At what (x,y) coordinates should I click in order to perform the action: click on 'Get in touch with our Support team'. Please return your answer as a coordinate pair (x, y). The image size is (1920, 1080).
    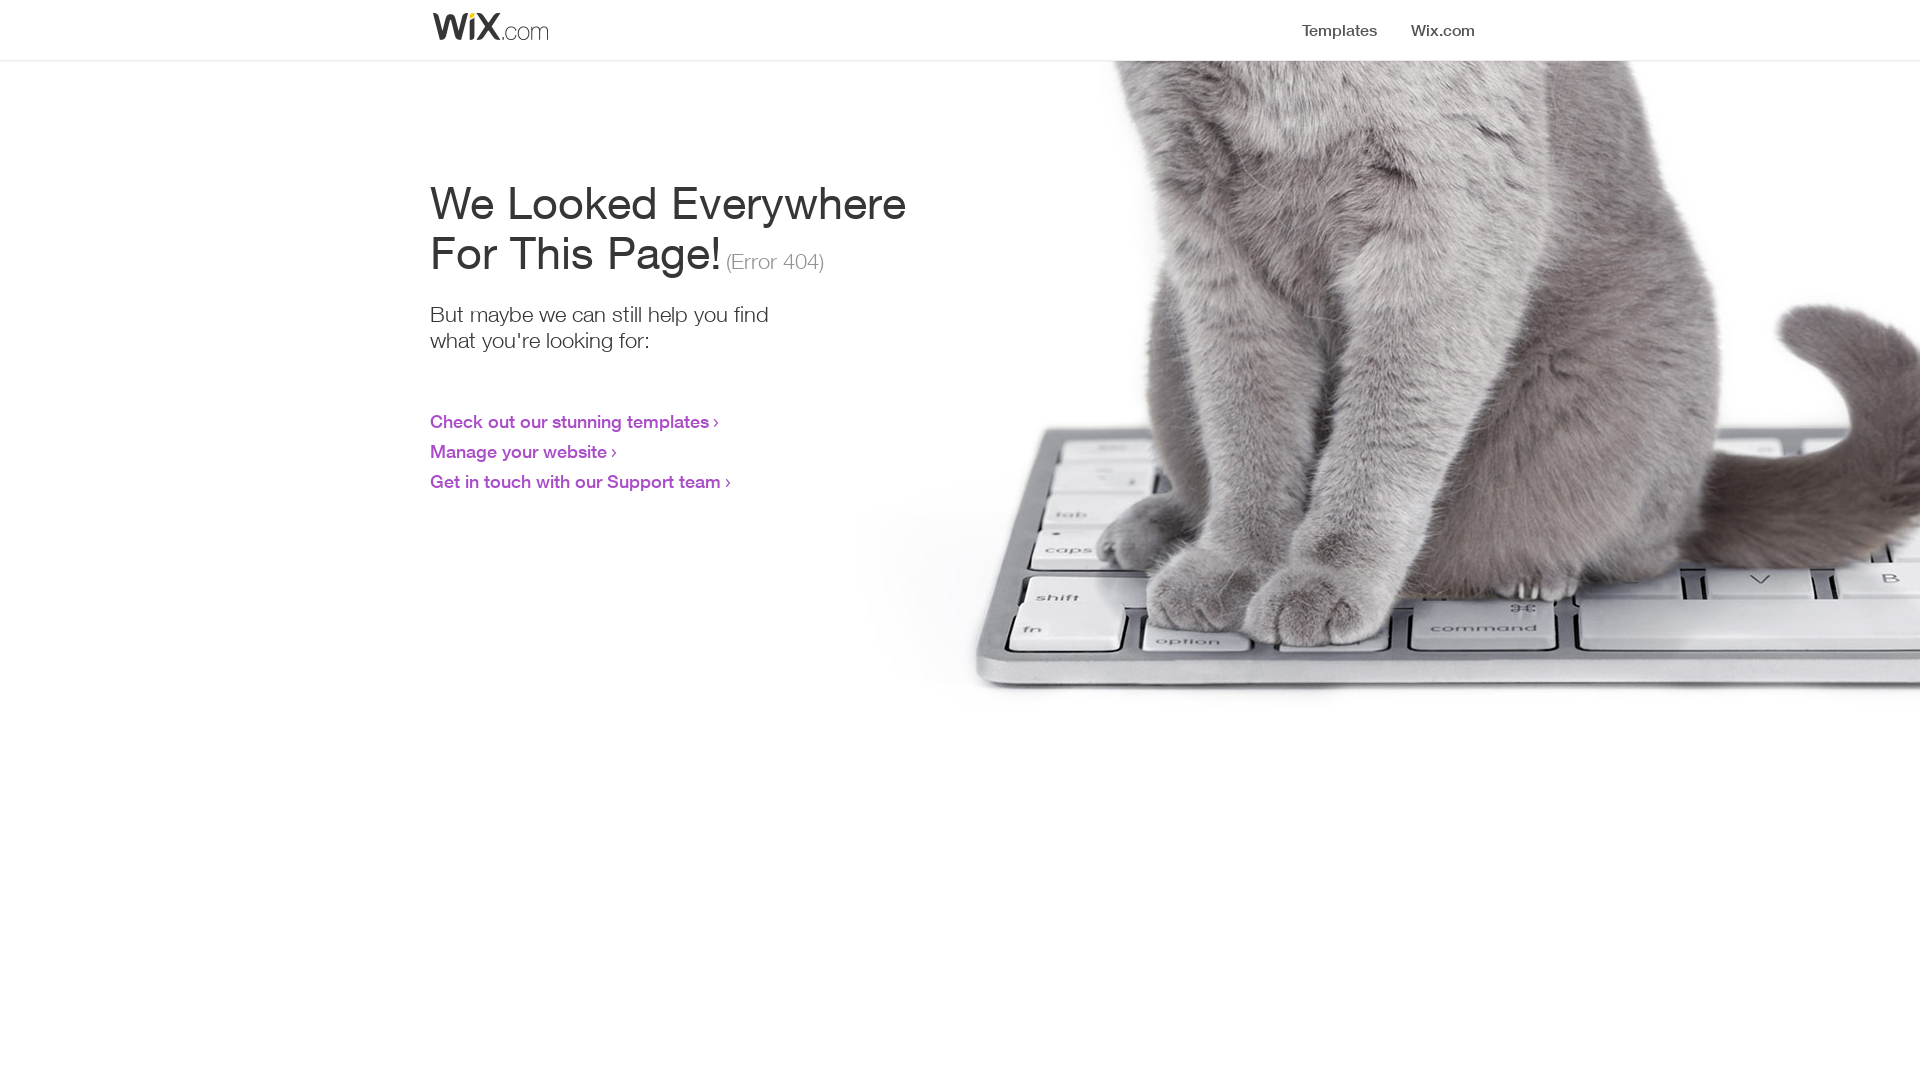
    Looking at the image, I should click on (574, 481).